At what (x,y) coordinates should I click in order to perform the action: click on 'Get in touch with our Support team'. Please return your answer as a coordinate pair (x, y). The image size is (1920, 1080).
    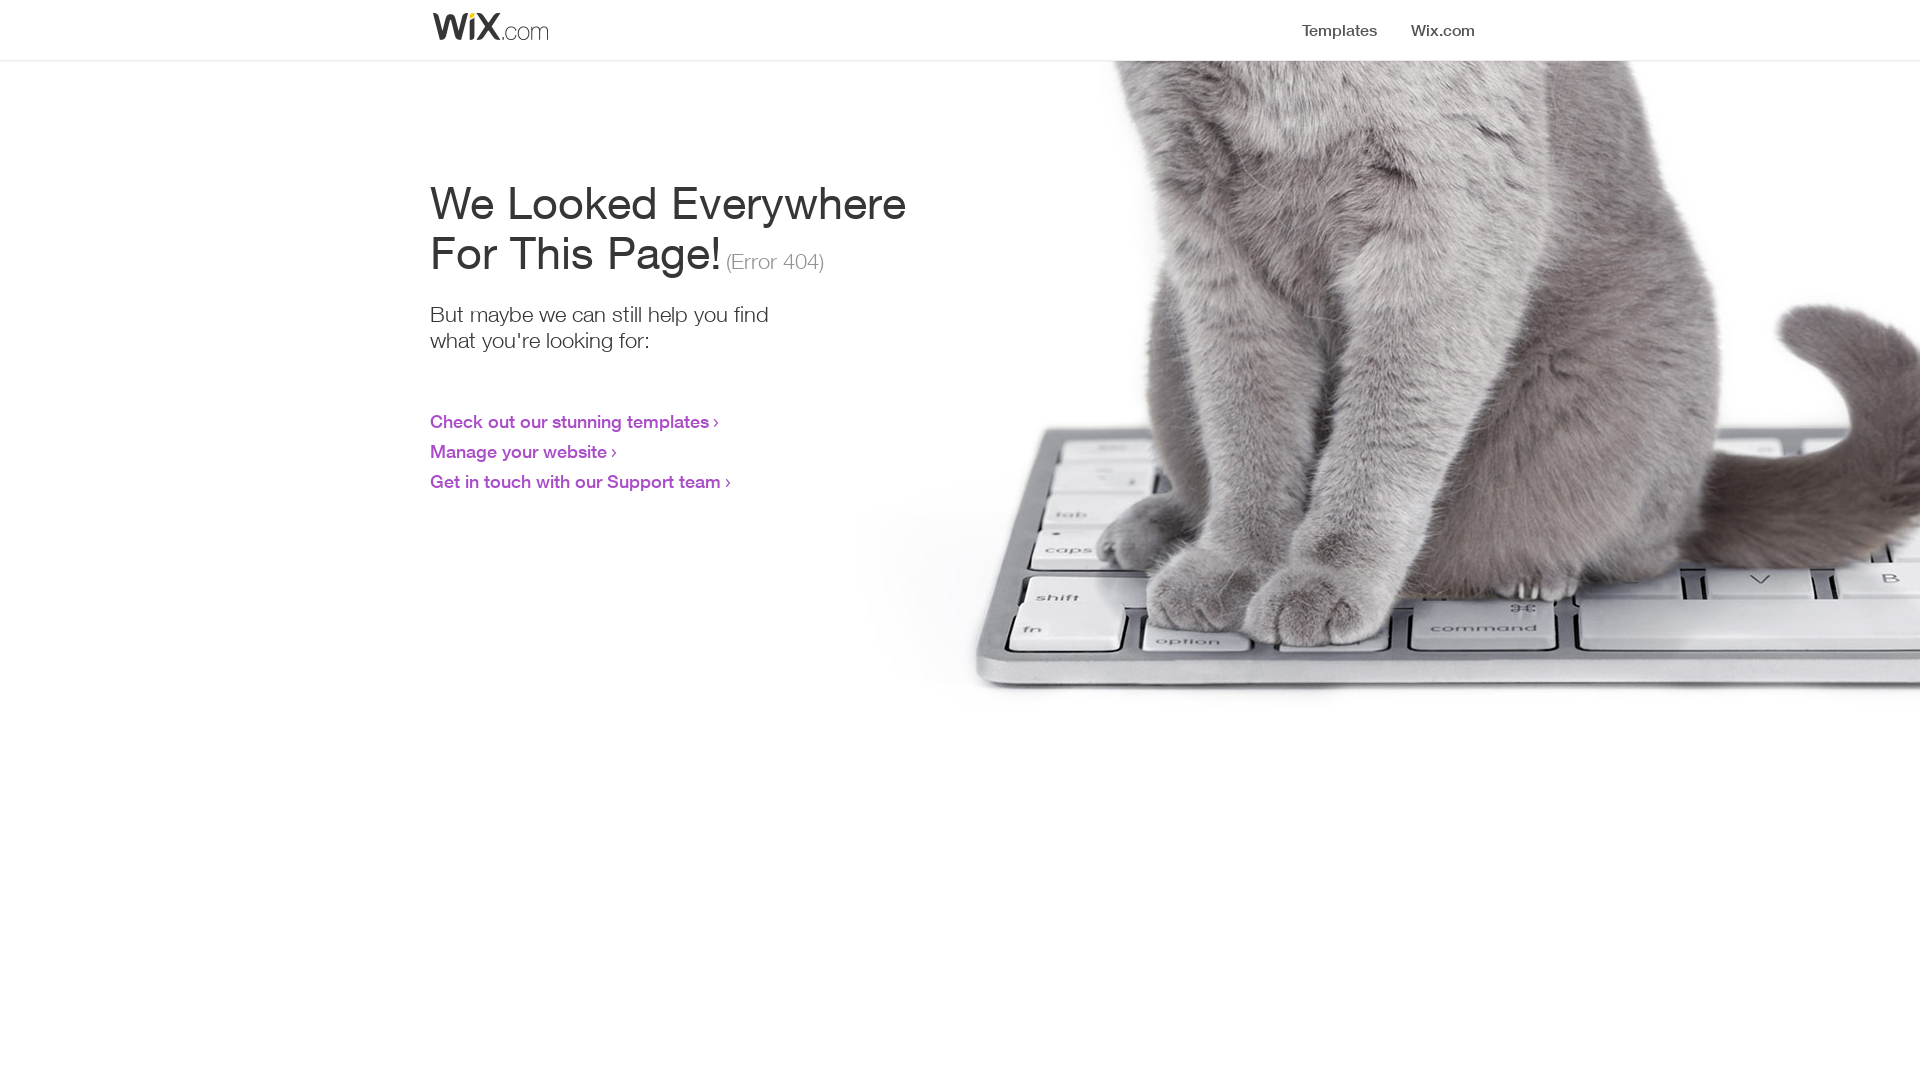
    Looking at the image, I should click on (574, 481).